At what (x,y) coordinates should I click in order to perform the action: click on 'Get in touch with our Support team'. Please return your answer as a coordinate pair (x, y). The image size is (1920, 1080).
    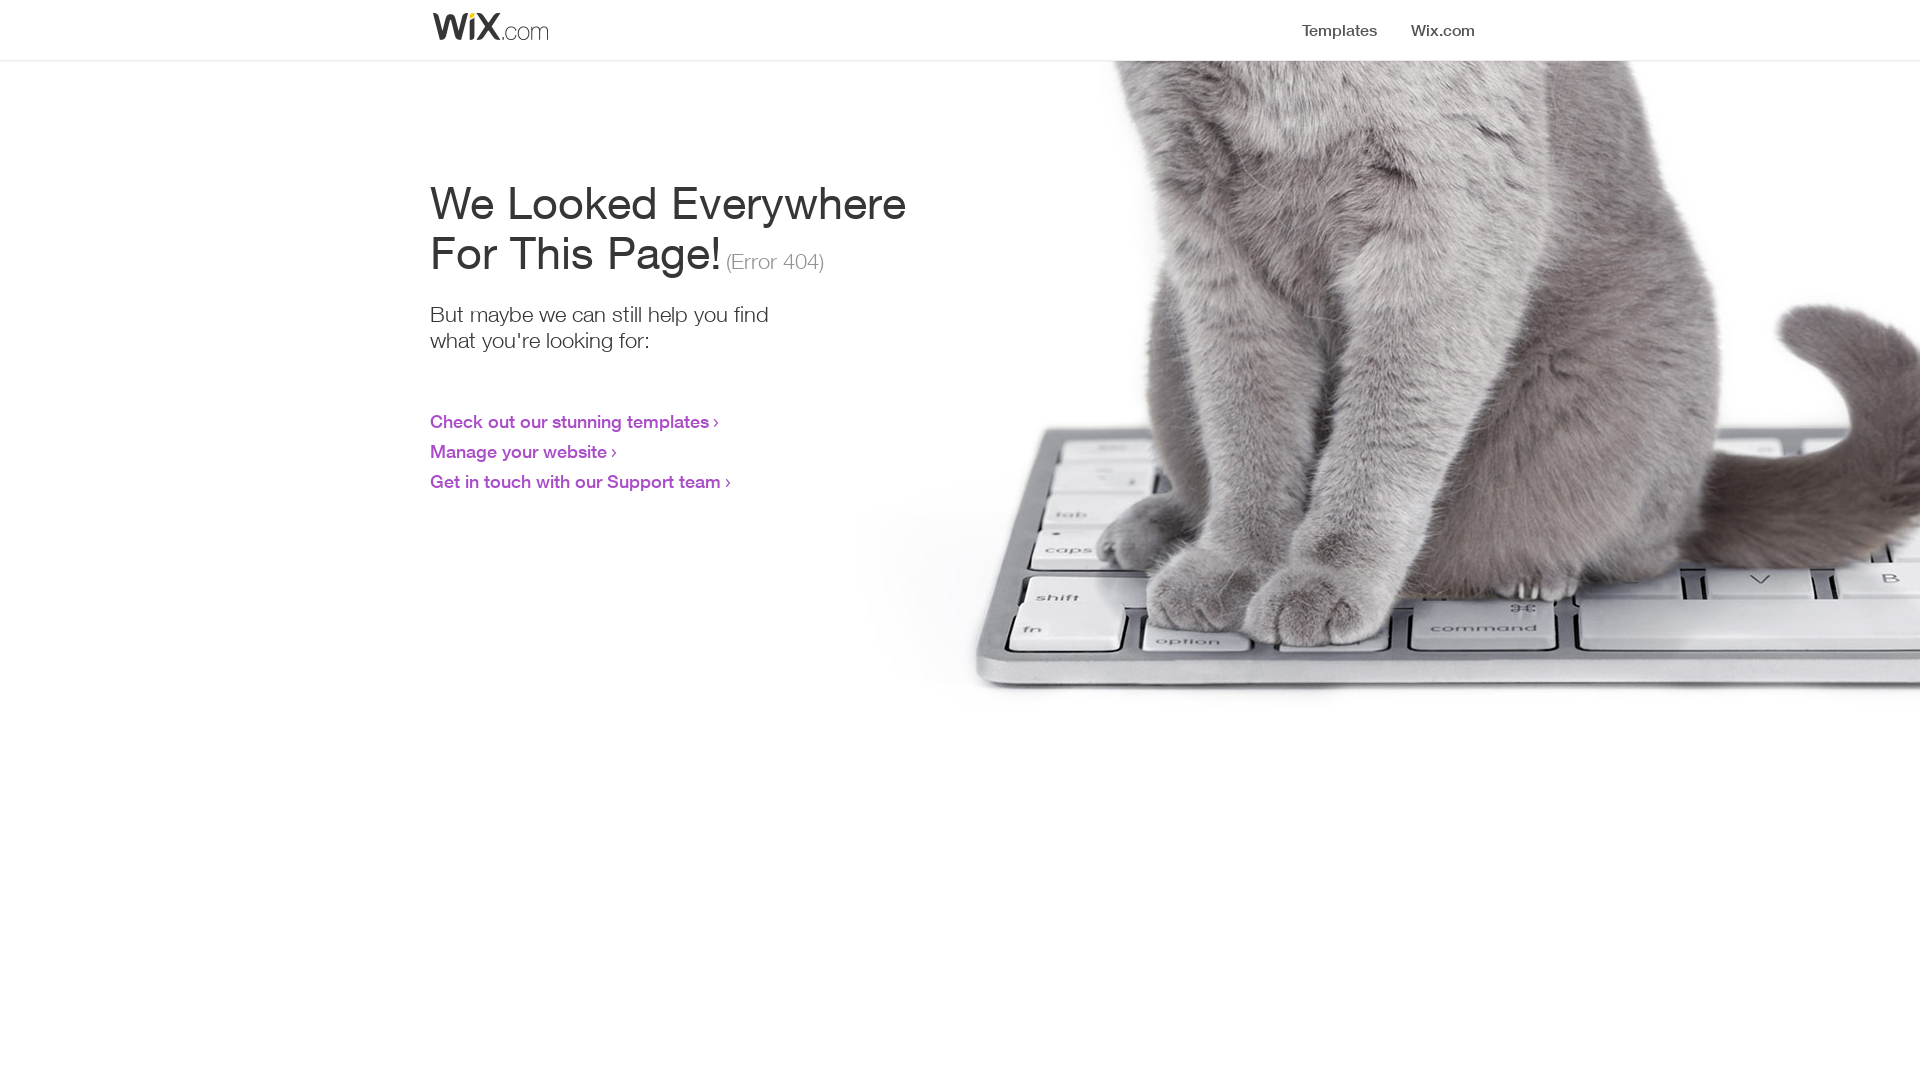
    Looking at the image, I should click on (574, 481).